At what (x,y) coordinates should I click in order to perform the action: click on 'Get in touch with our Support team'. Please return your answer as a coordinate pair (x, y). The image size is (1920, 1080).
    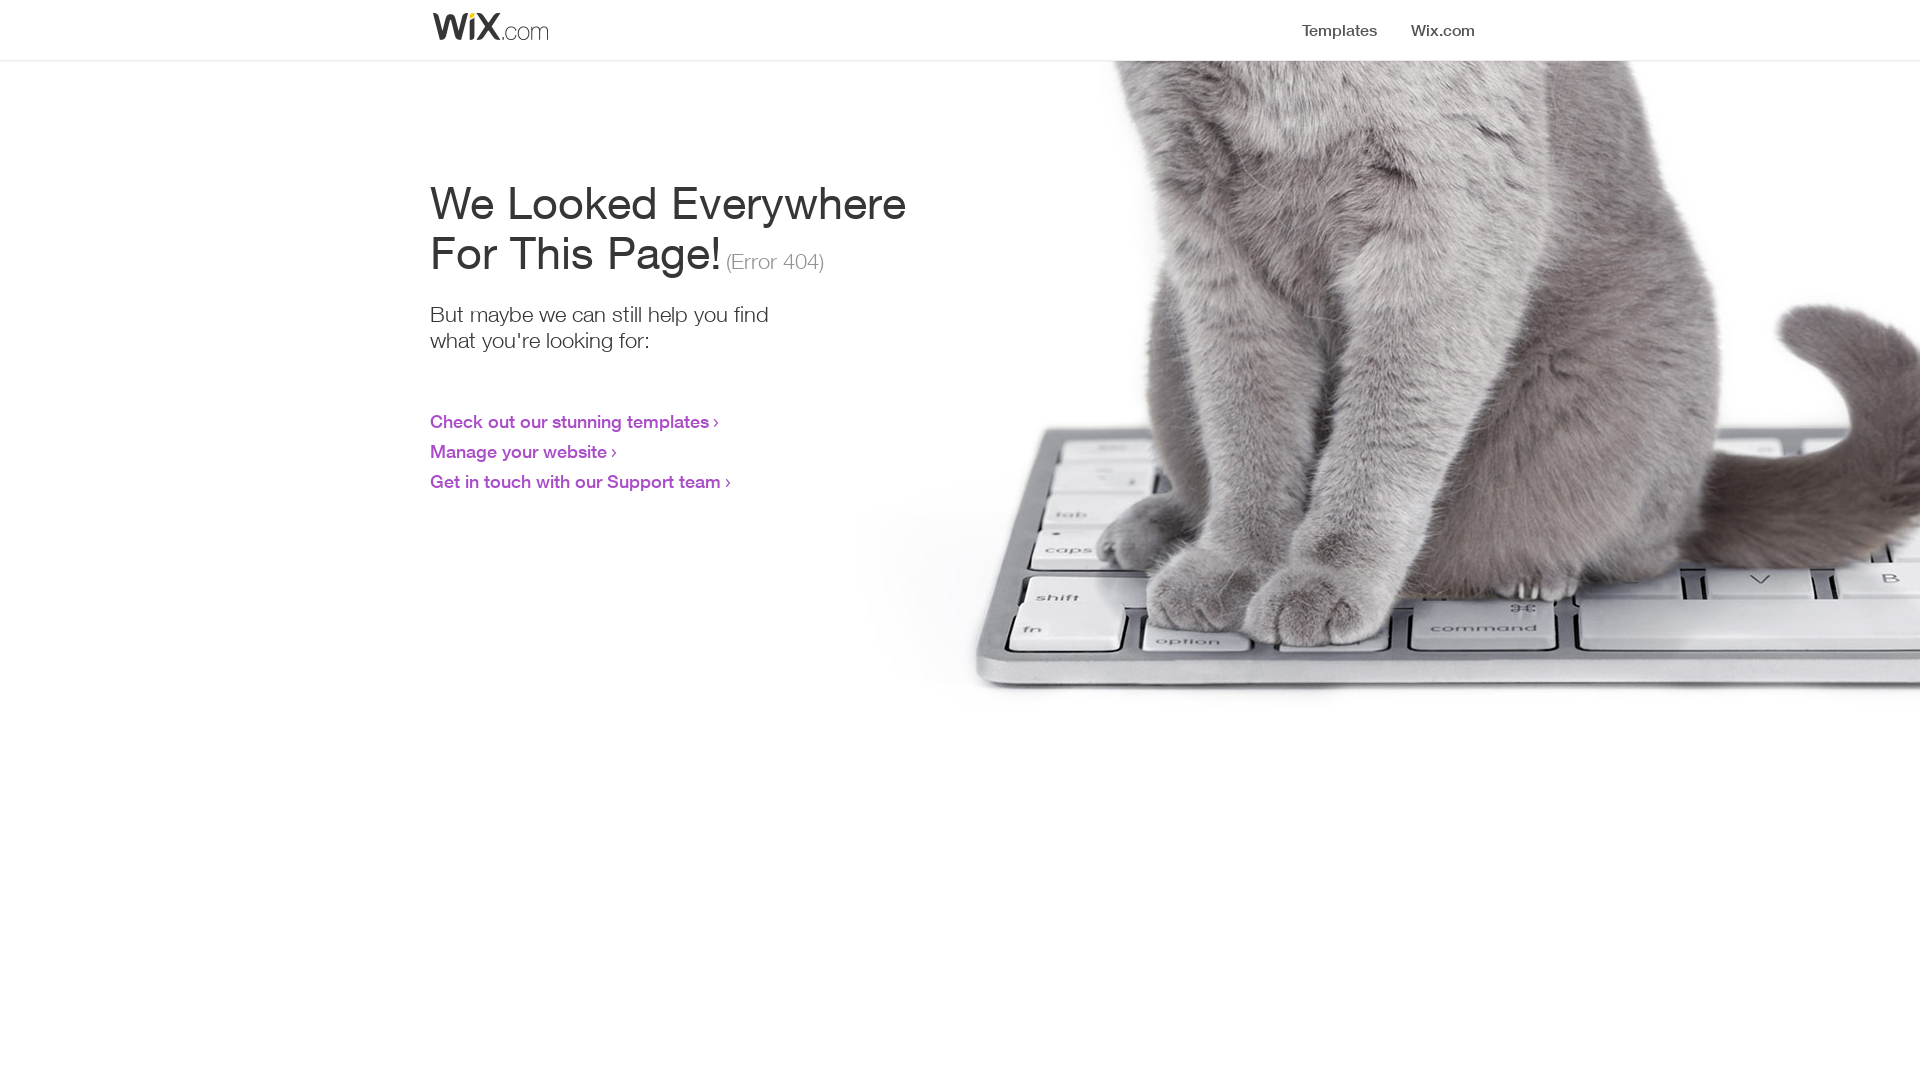
    Looking at the image, I should click on (574, 481).